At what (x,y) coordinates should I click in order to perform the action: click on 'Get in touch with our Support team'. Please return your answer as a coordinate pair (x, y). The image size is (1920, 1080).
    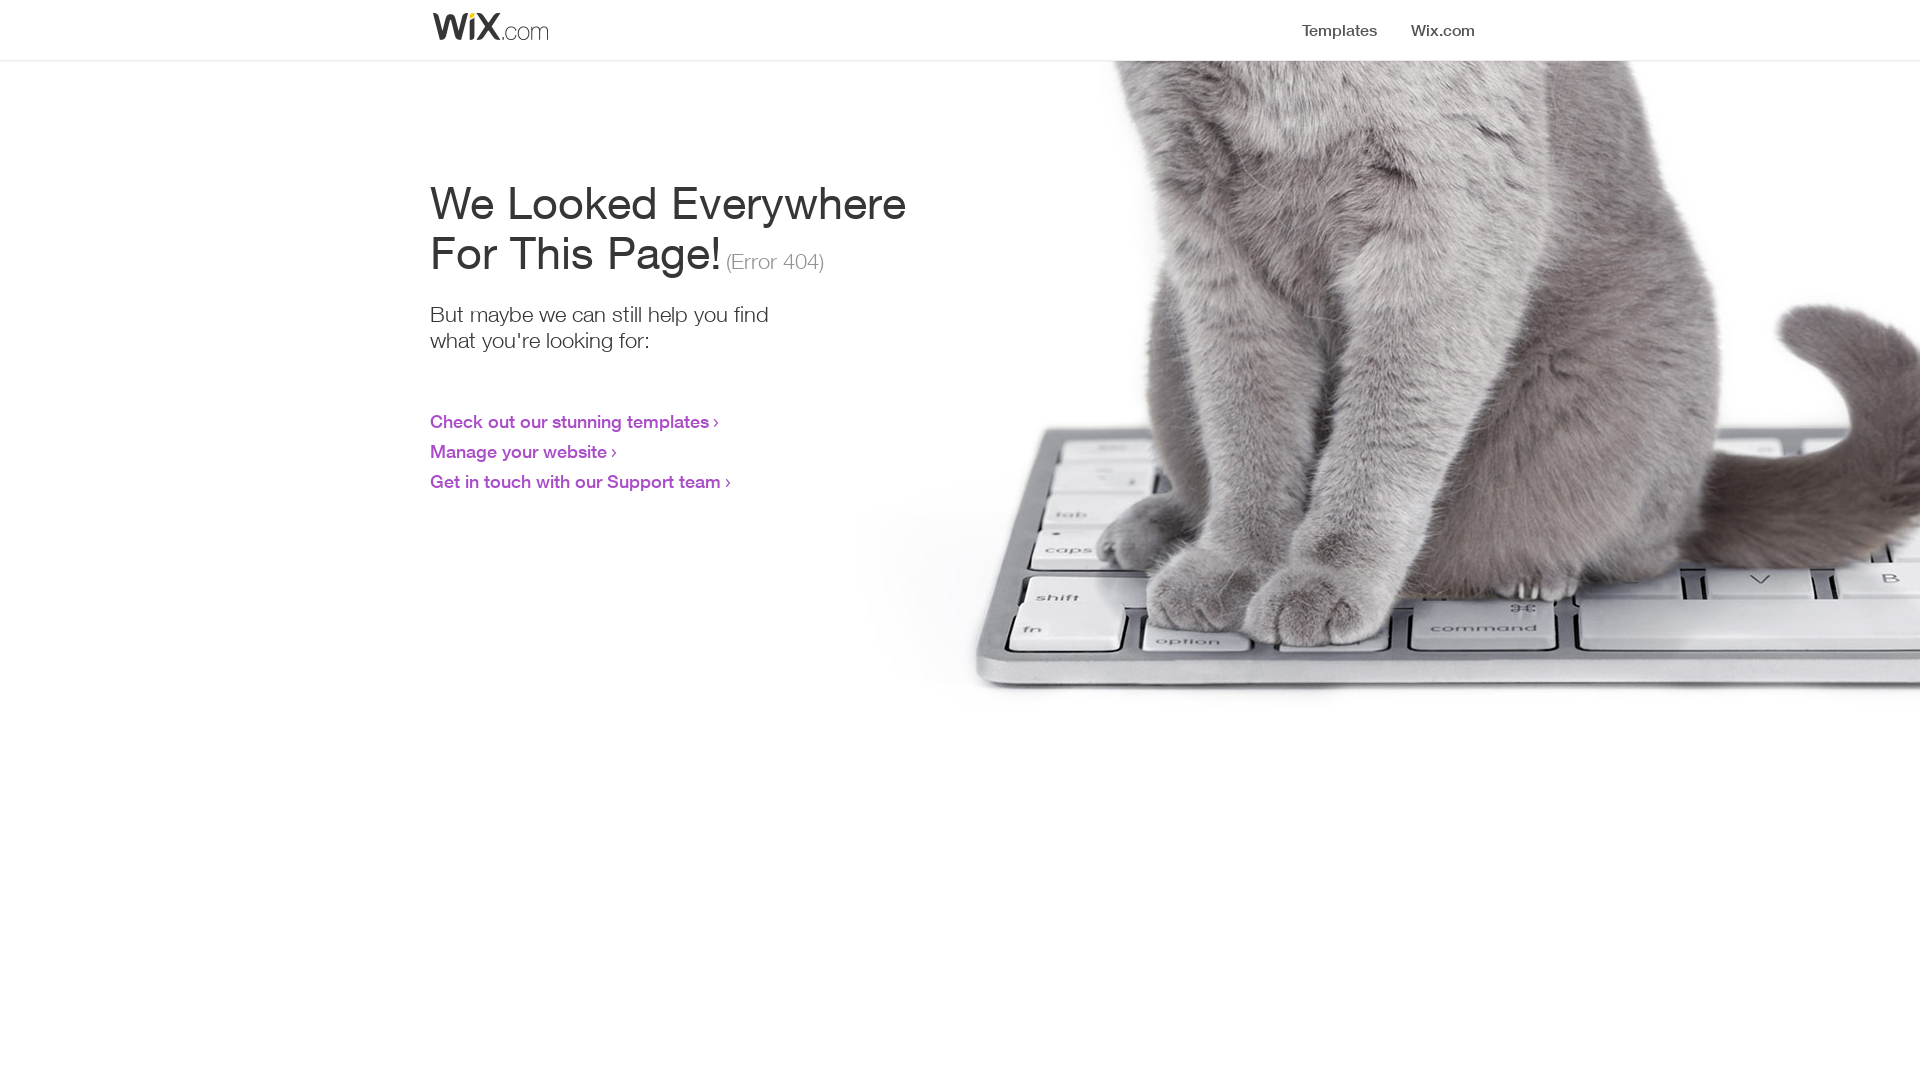
    Looking at the image, I should click on (574, 481).